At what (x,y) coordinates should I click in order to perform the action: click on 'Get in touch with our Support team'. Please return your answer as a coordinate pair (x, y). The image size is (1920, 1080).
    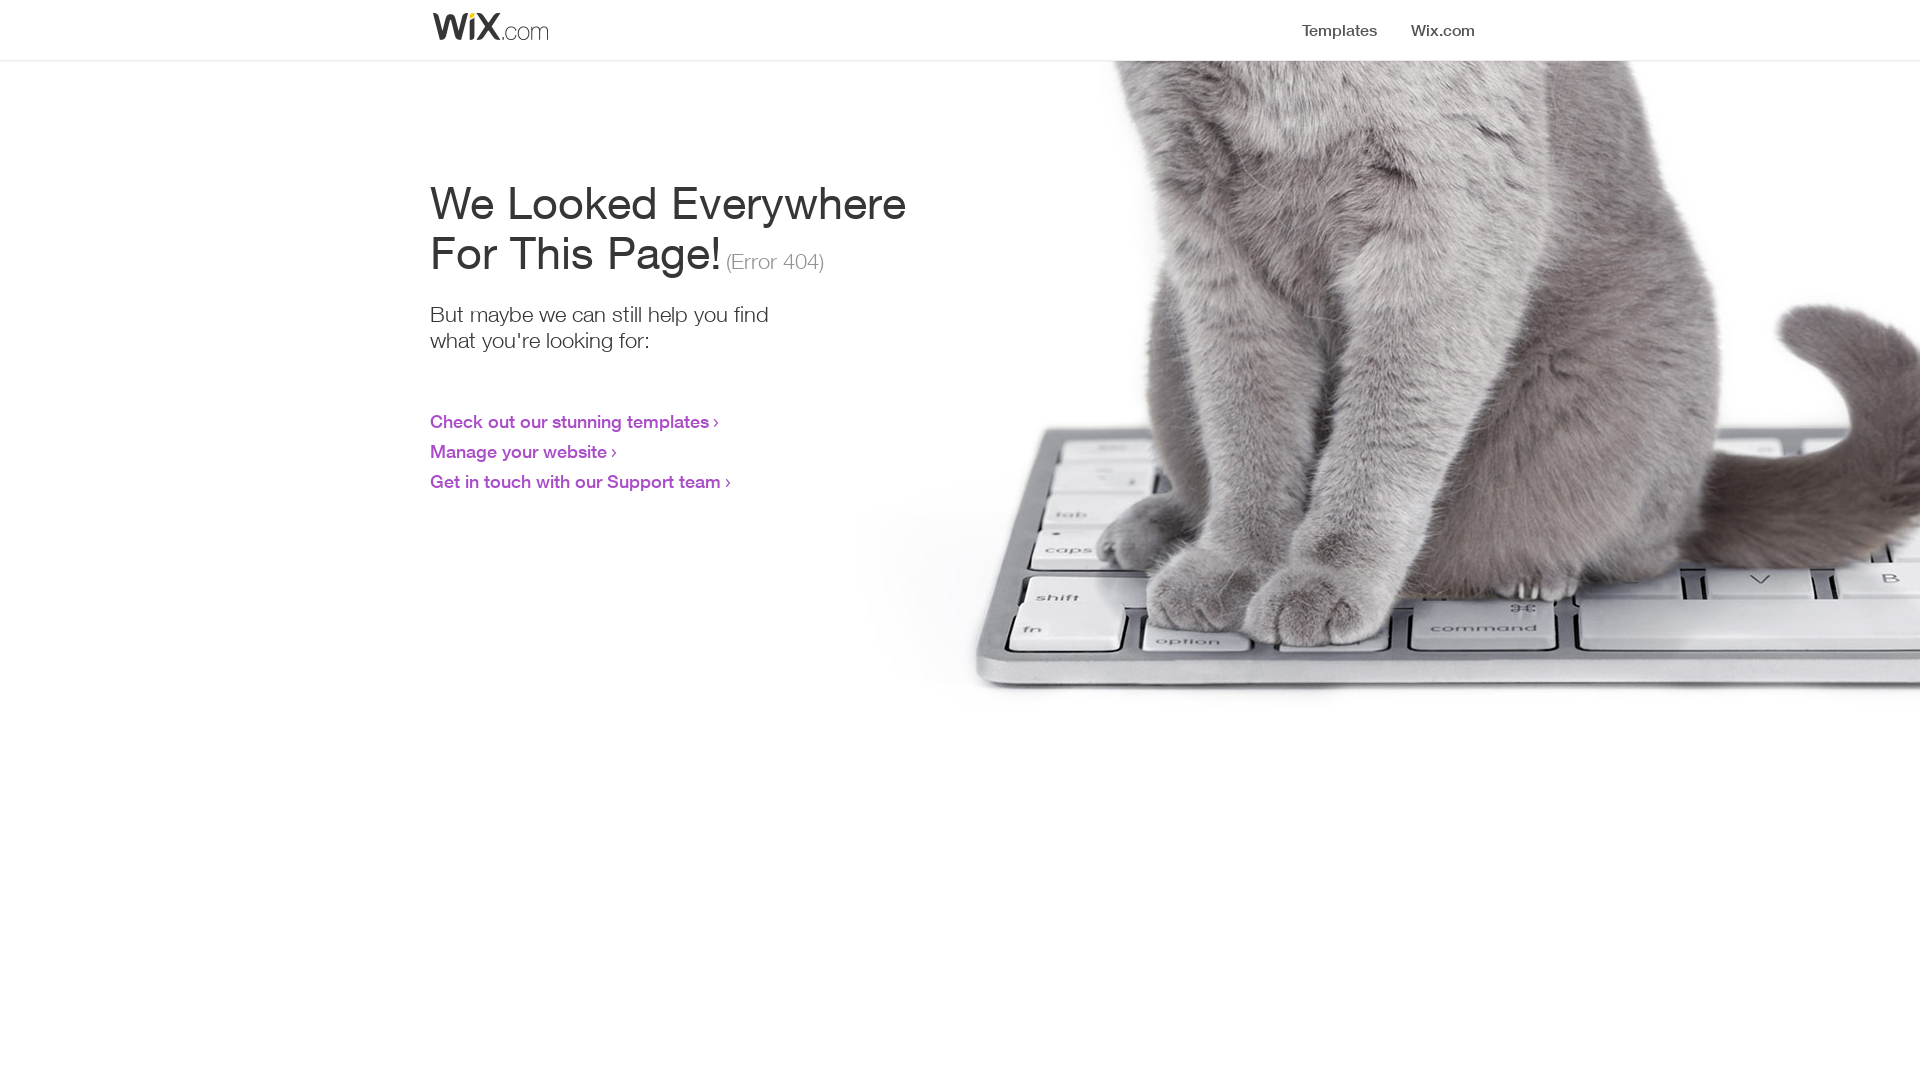
    Looking at the image, I should click on (574, 481).